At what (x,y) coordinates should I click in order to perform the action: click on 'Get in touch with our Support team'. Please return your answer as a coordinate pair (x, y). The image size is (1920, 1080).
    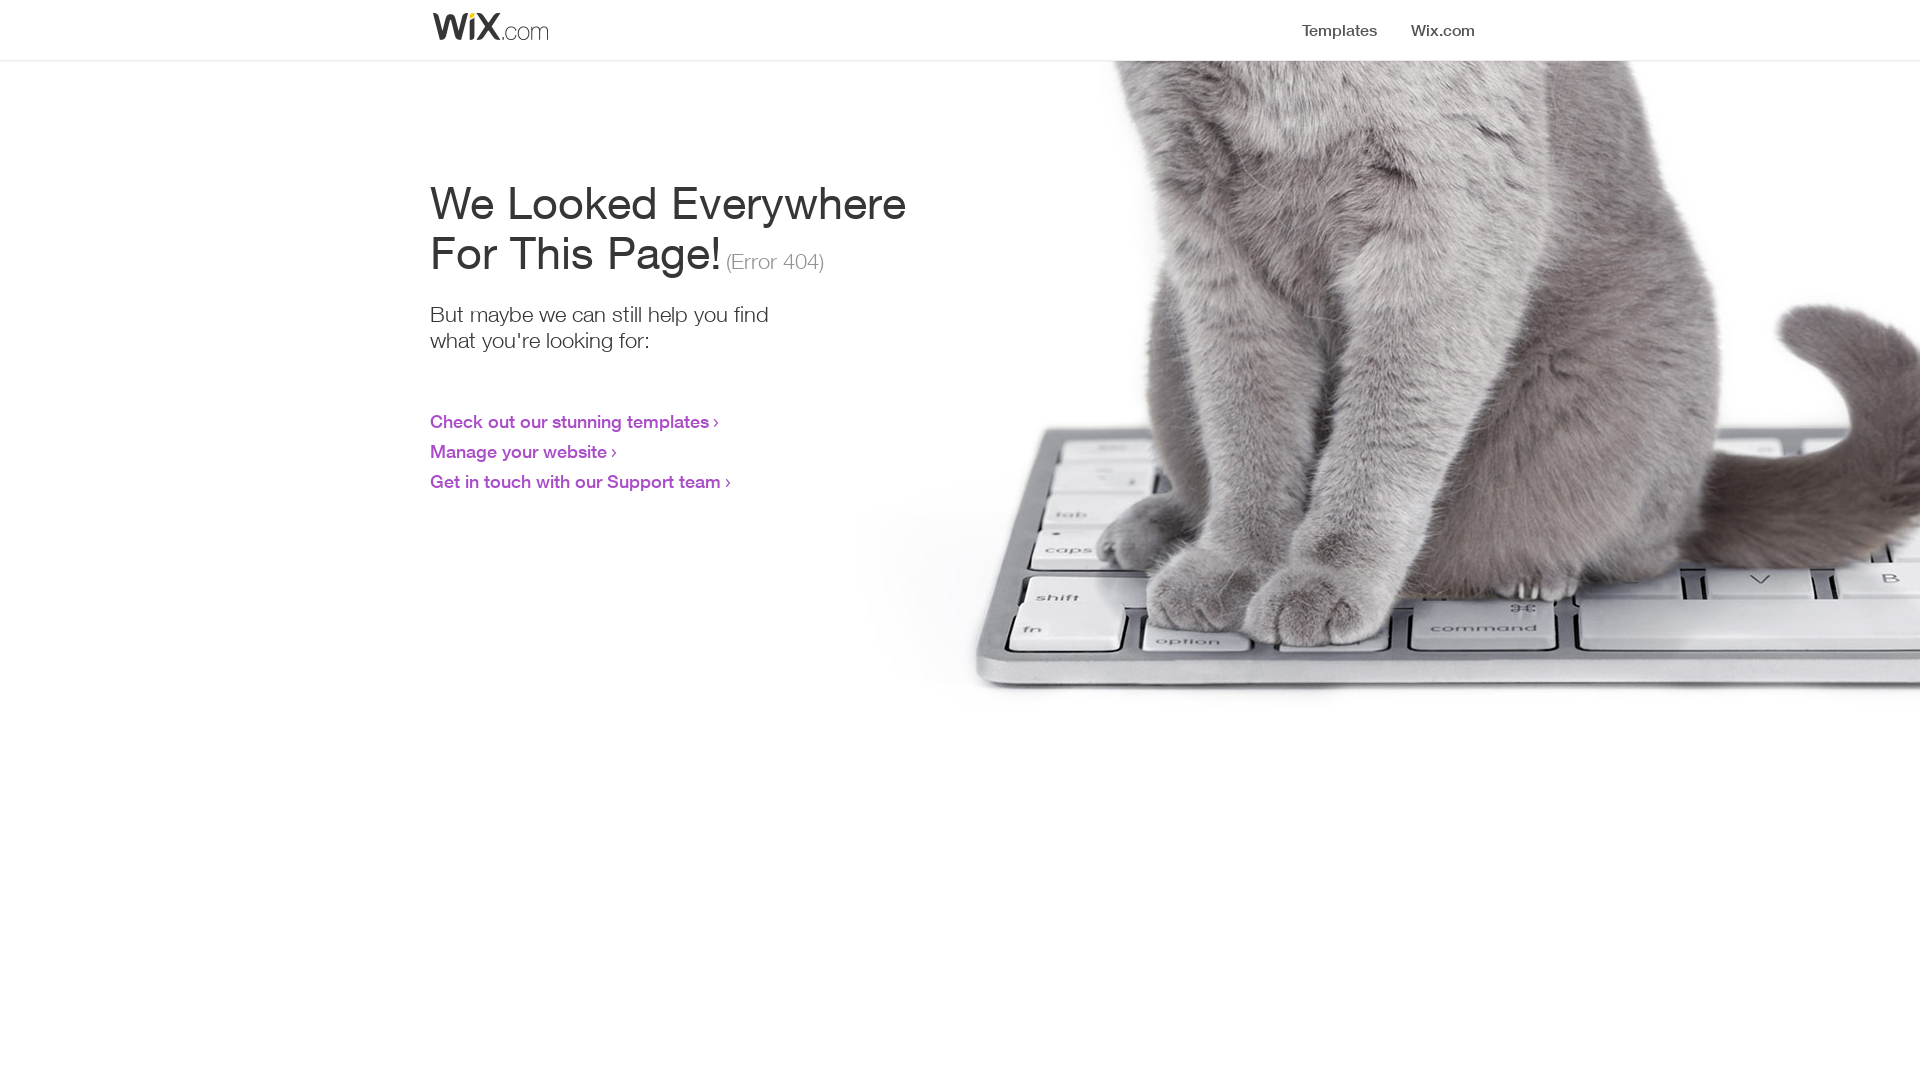
    Looking at the image, I should click on (574, 481).